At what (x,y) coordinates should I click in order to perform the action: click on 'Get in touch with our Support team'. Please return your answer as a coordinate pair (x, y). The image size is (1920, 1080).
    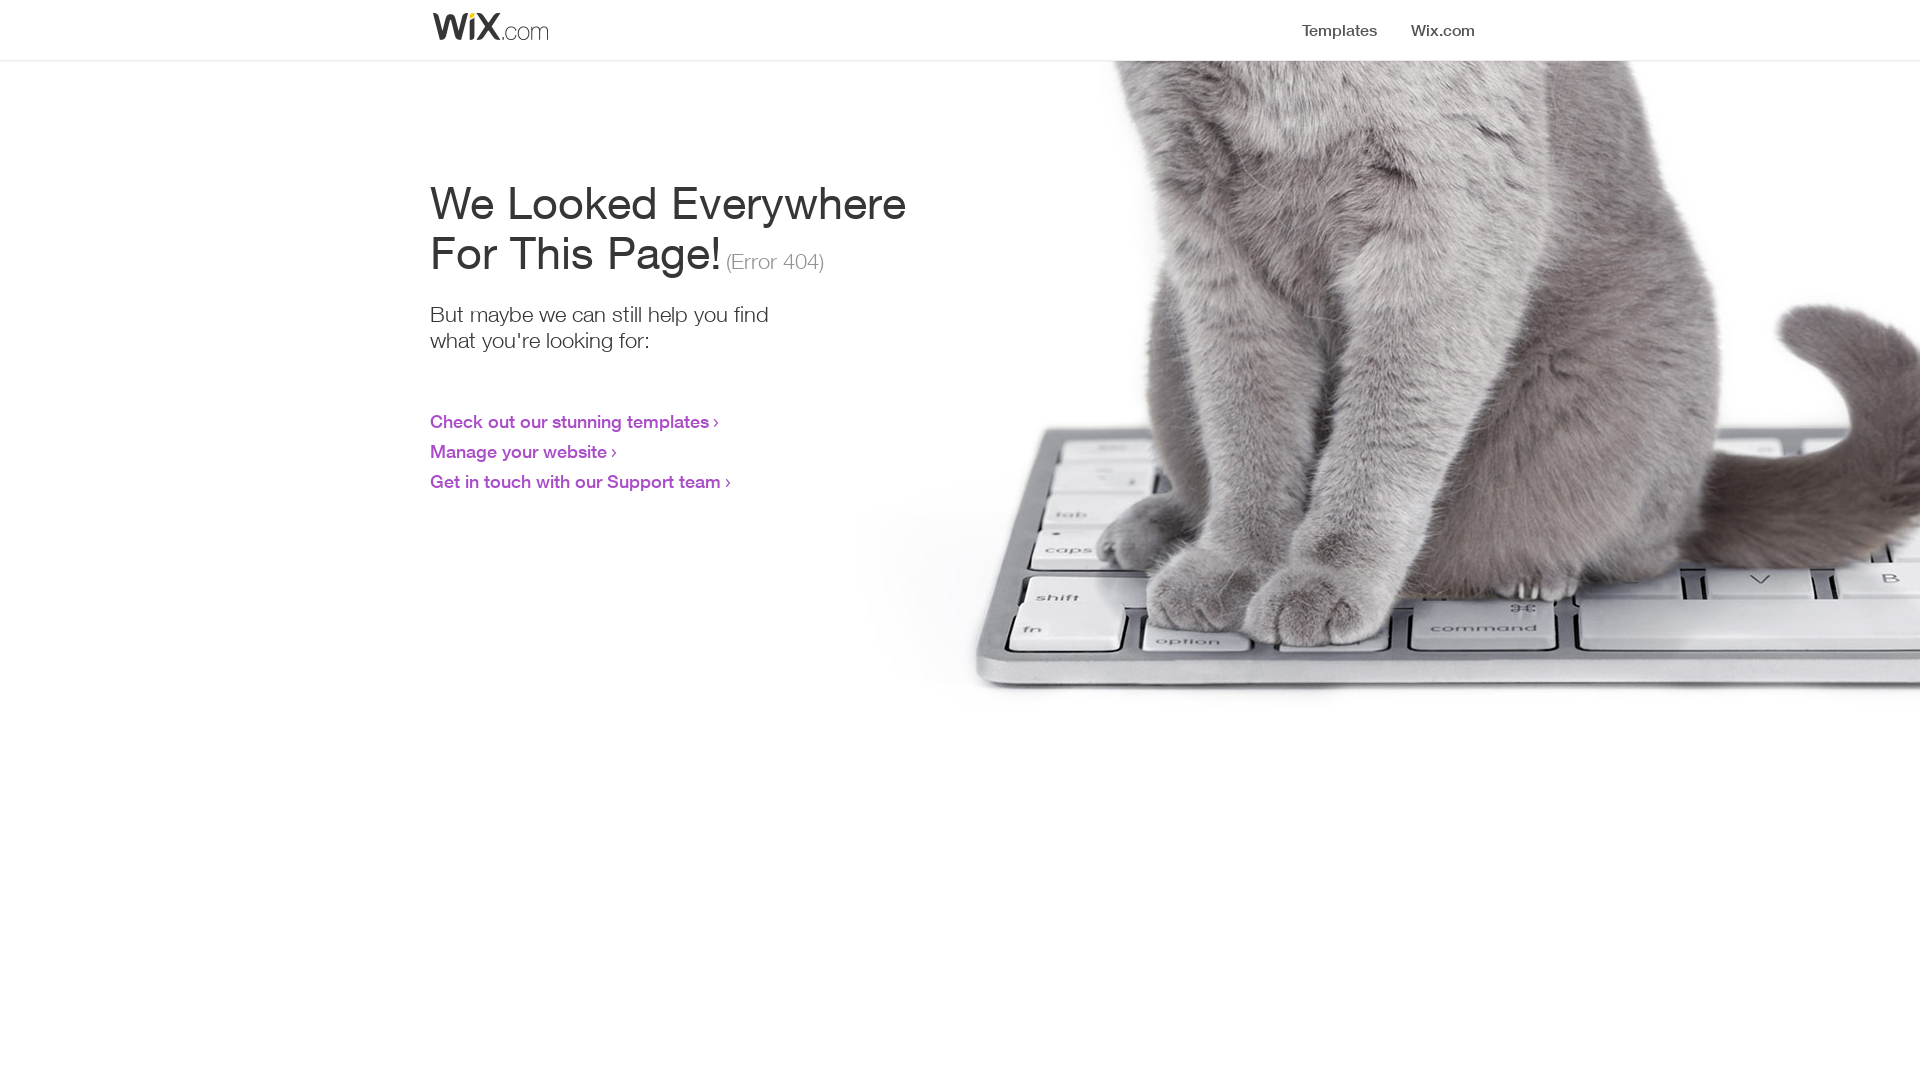
    Looking at the image, I should click on (574, 481).